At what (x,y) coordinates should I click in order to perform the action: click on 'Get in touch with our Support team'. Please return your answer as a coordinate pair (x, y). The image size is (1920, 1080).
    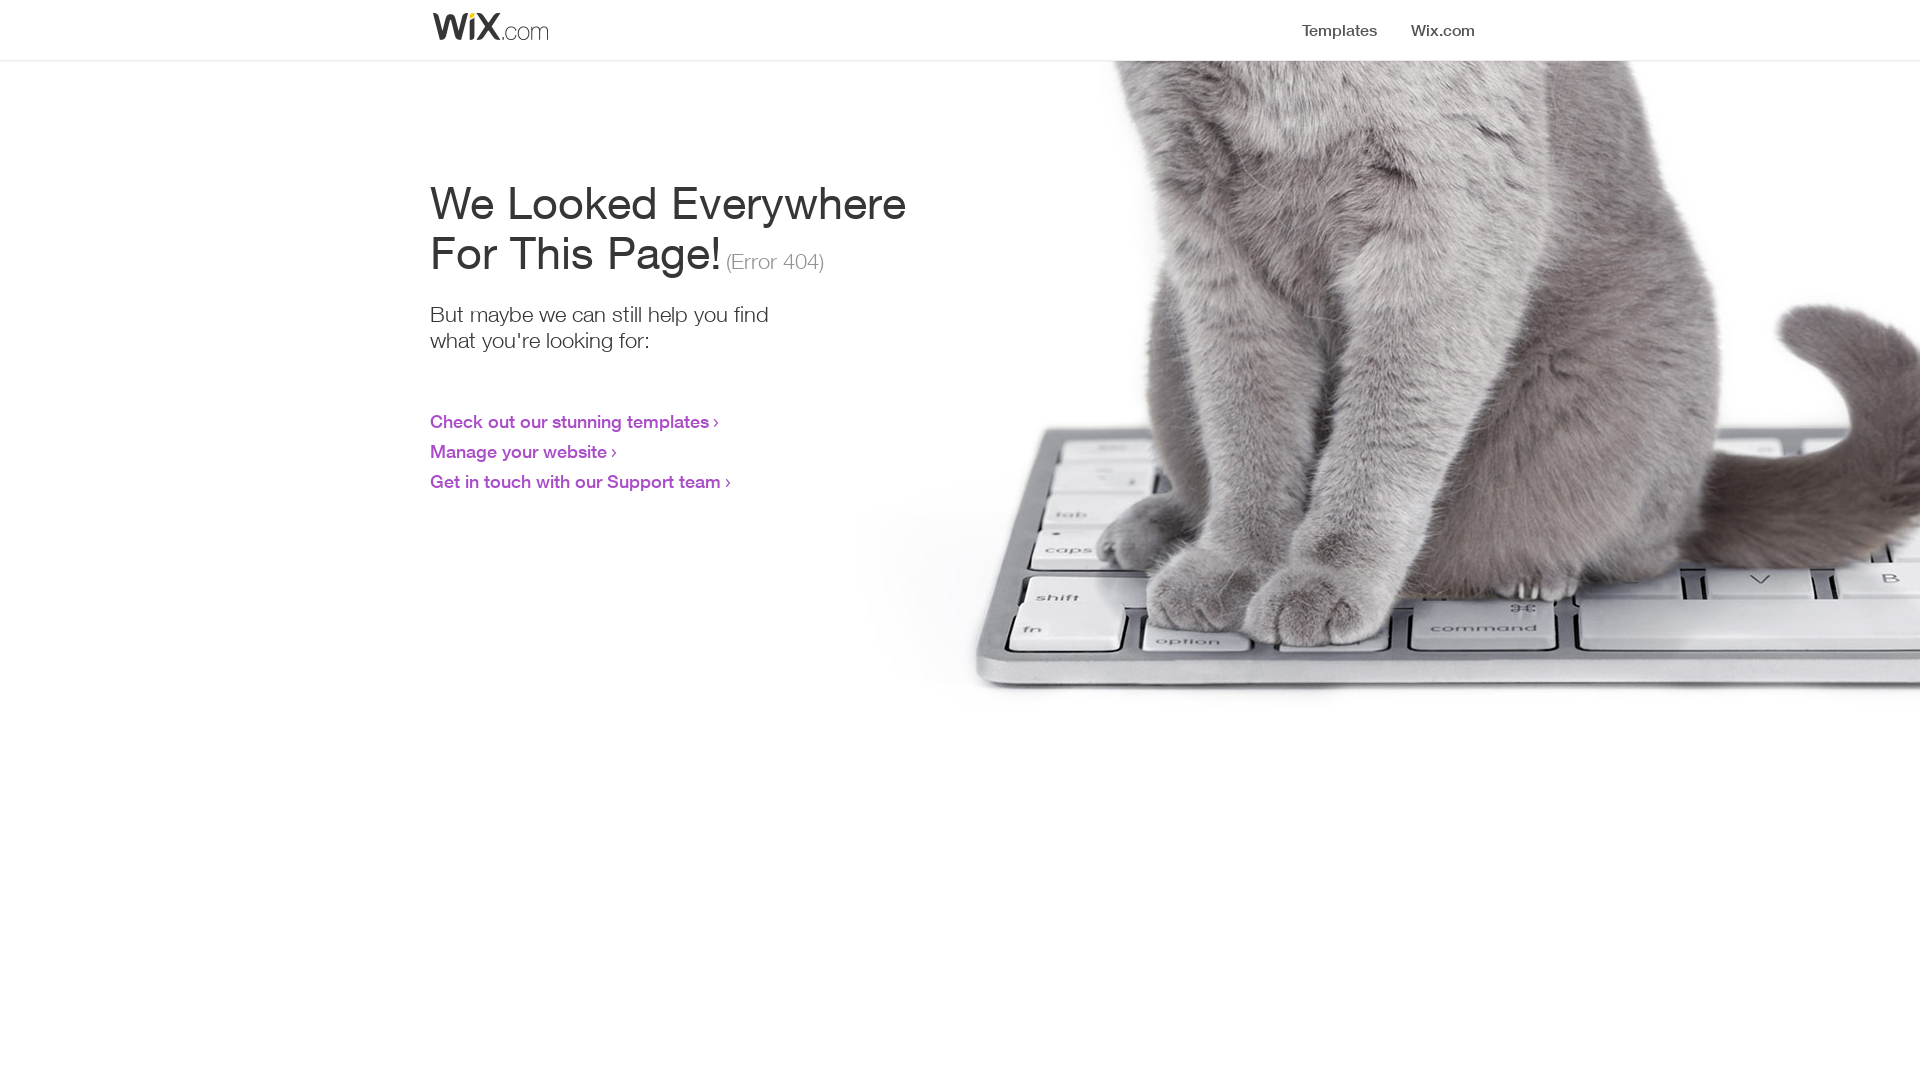
    Looking at the image, I should click on (574, 481).